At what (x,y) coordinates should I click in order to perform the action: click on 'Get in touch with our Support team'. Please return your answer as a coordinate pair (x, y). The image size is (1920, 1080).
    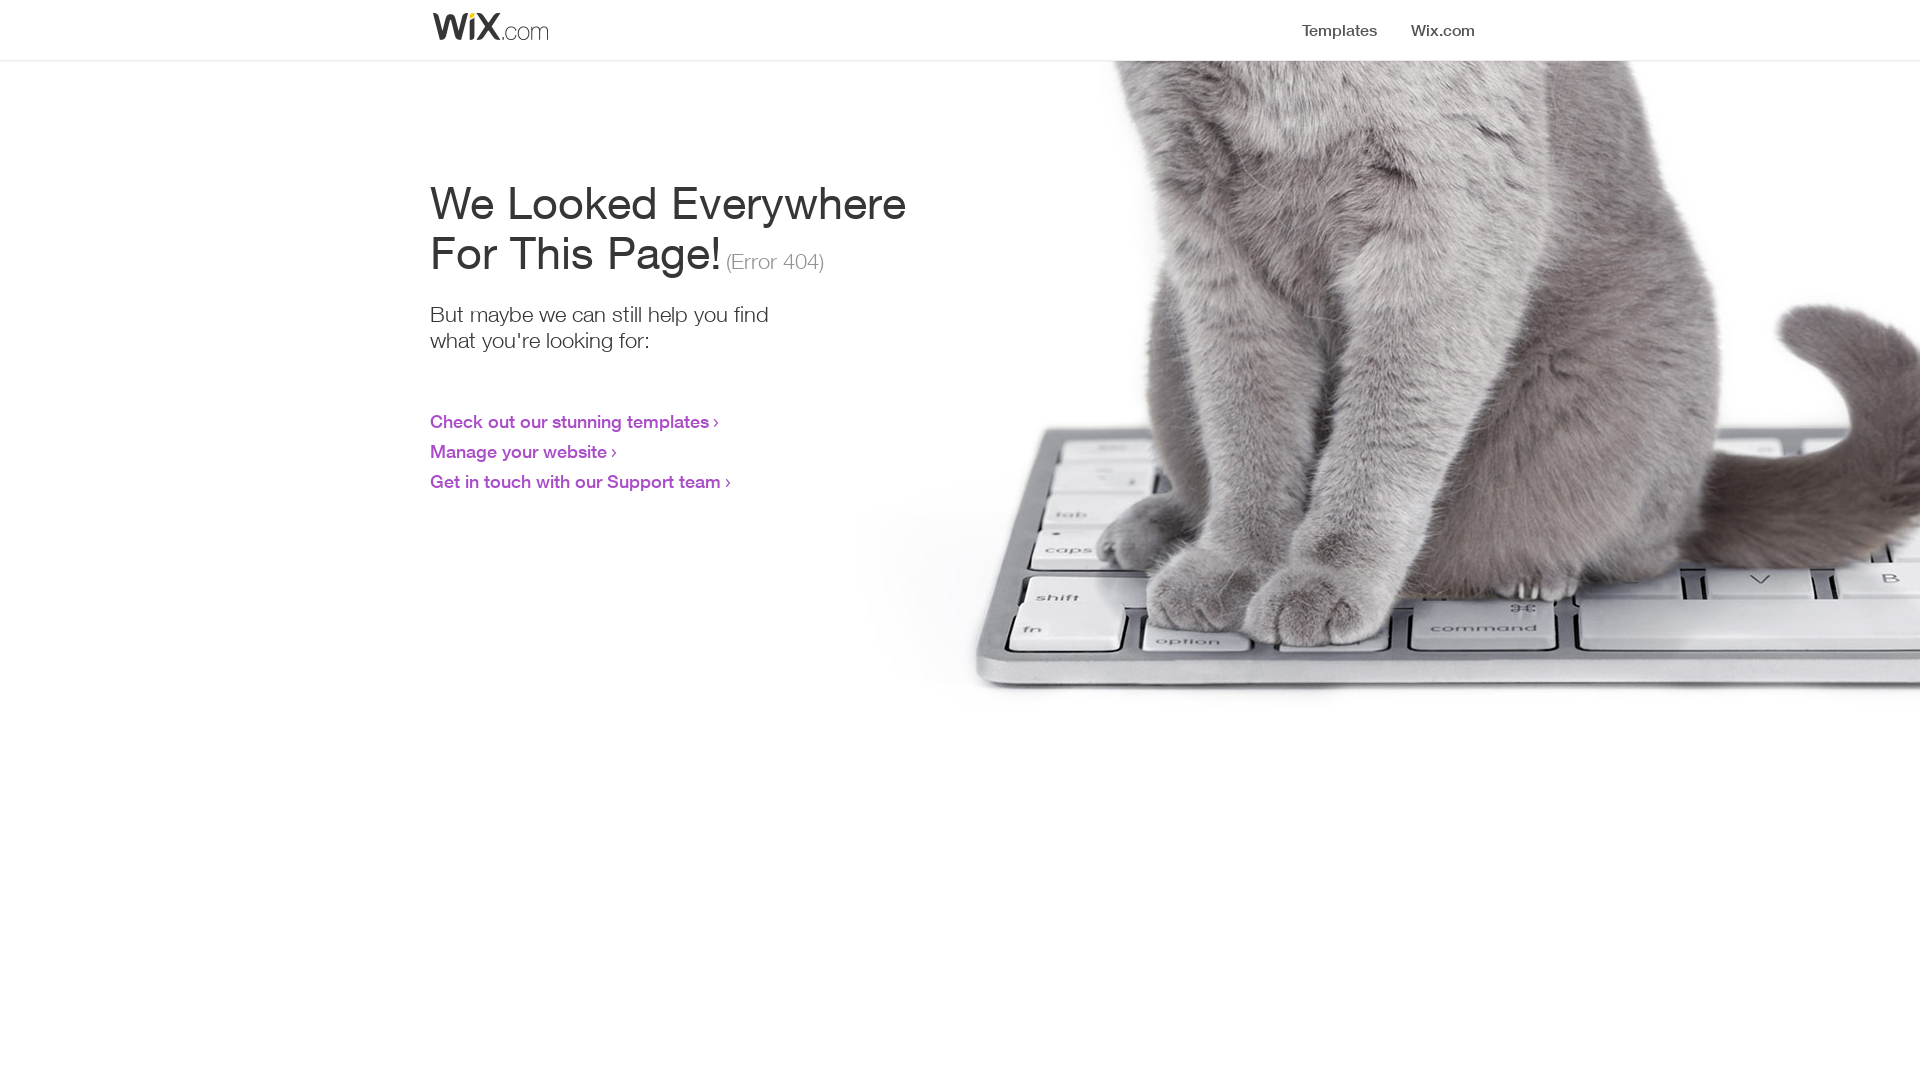
    Looking at the image, I should click on (574, 481).